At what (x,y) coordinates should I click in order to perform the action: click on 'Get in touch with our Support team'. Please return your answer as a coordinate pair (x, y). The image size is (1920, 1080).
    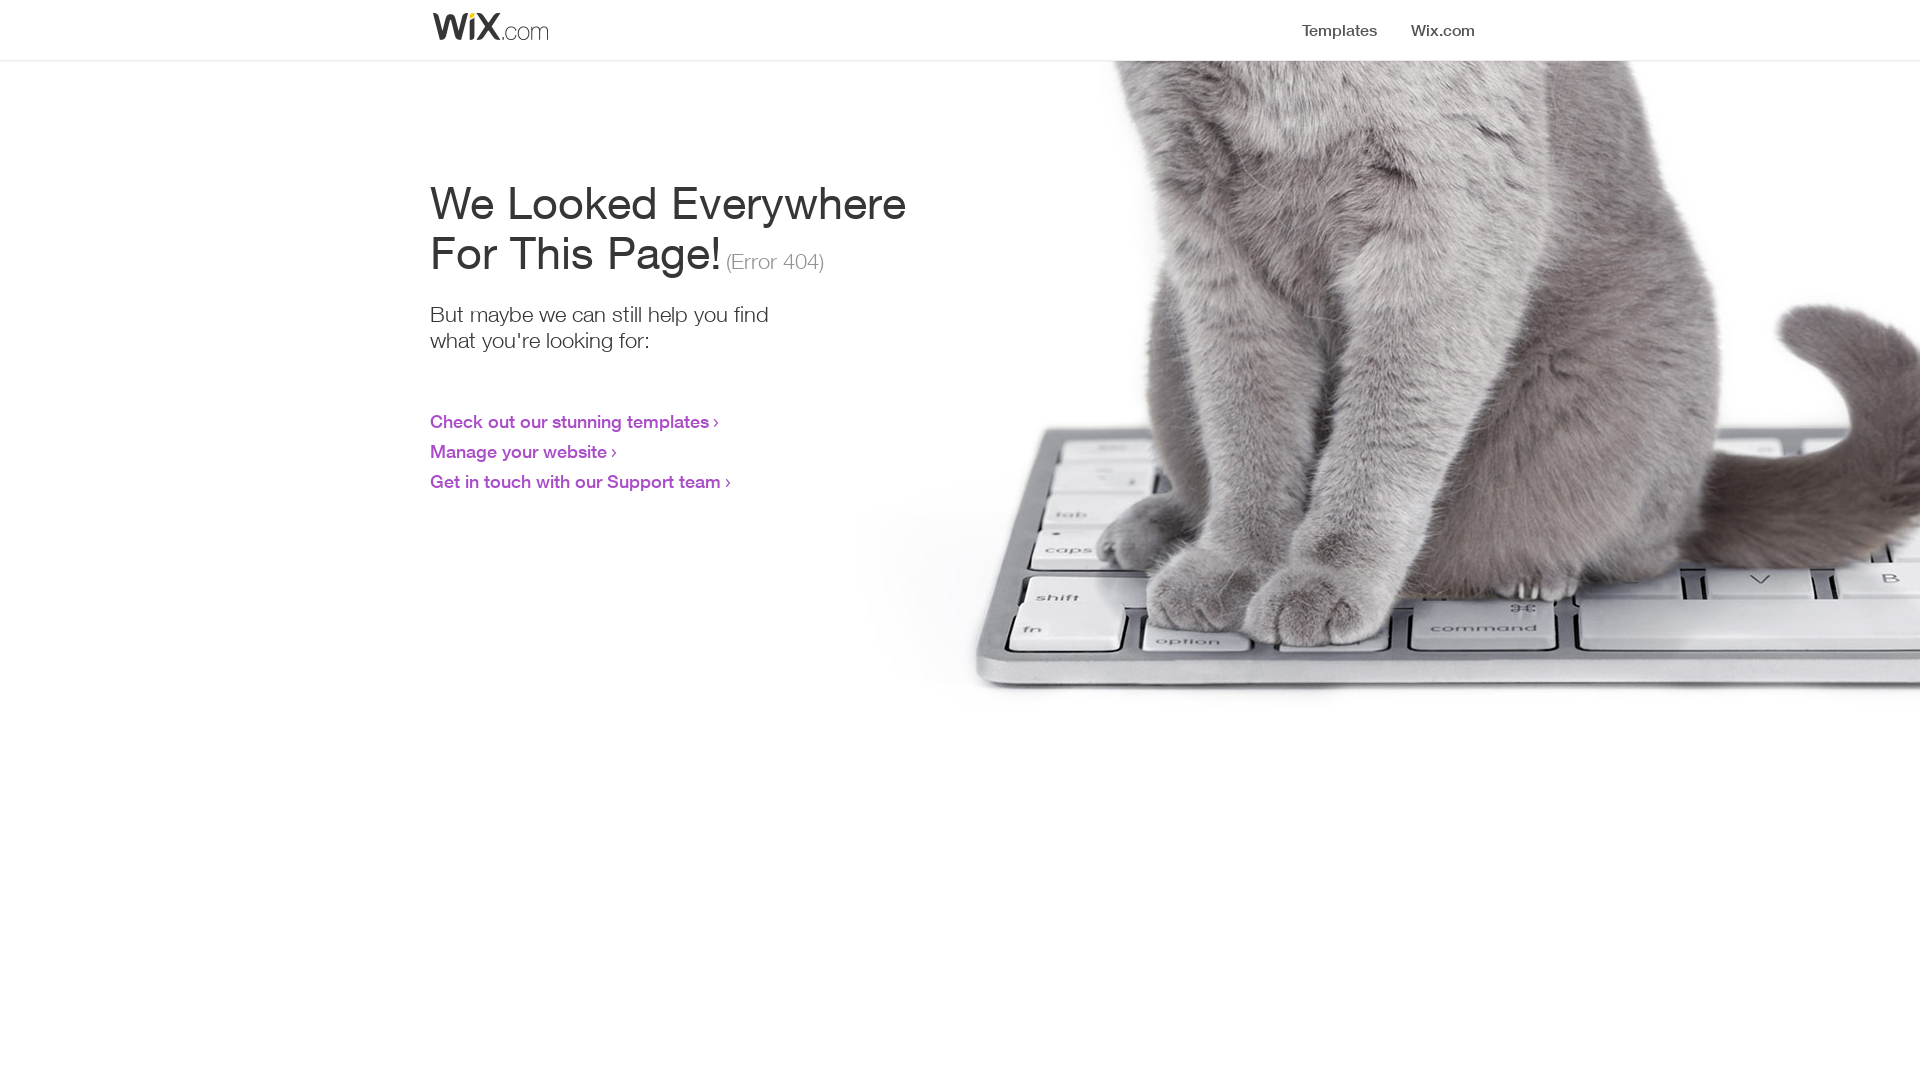
    Looking at the image, I should click on (574, 481).